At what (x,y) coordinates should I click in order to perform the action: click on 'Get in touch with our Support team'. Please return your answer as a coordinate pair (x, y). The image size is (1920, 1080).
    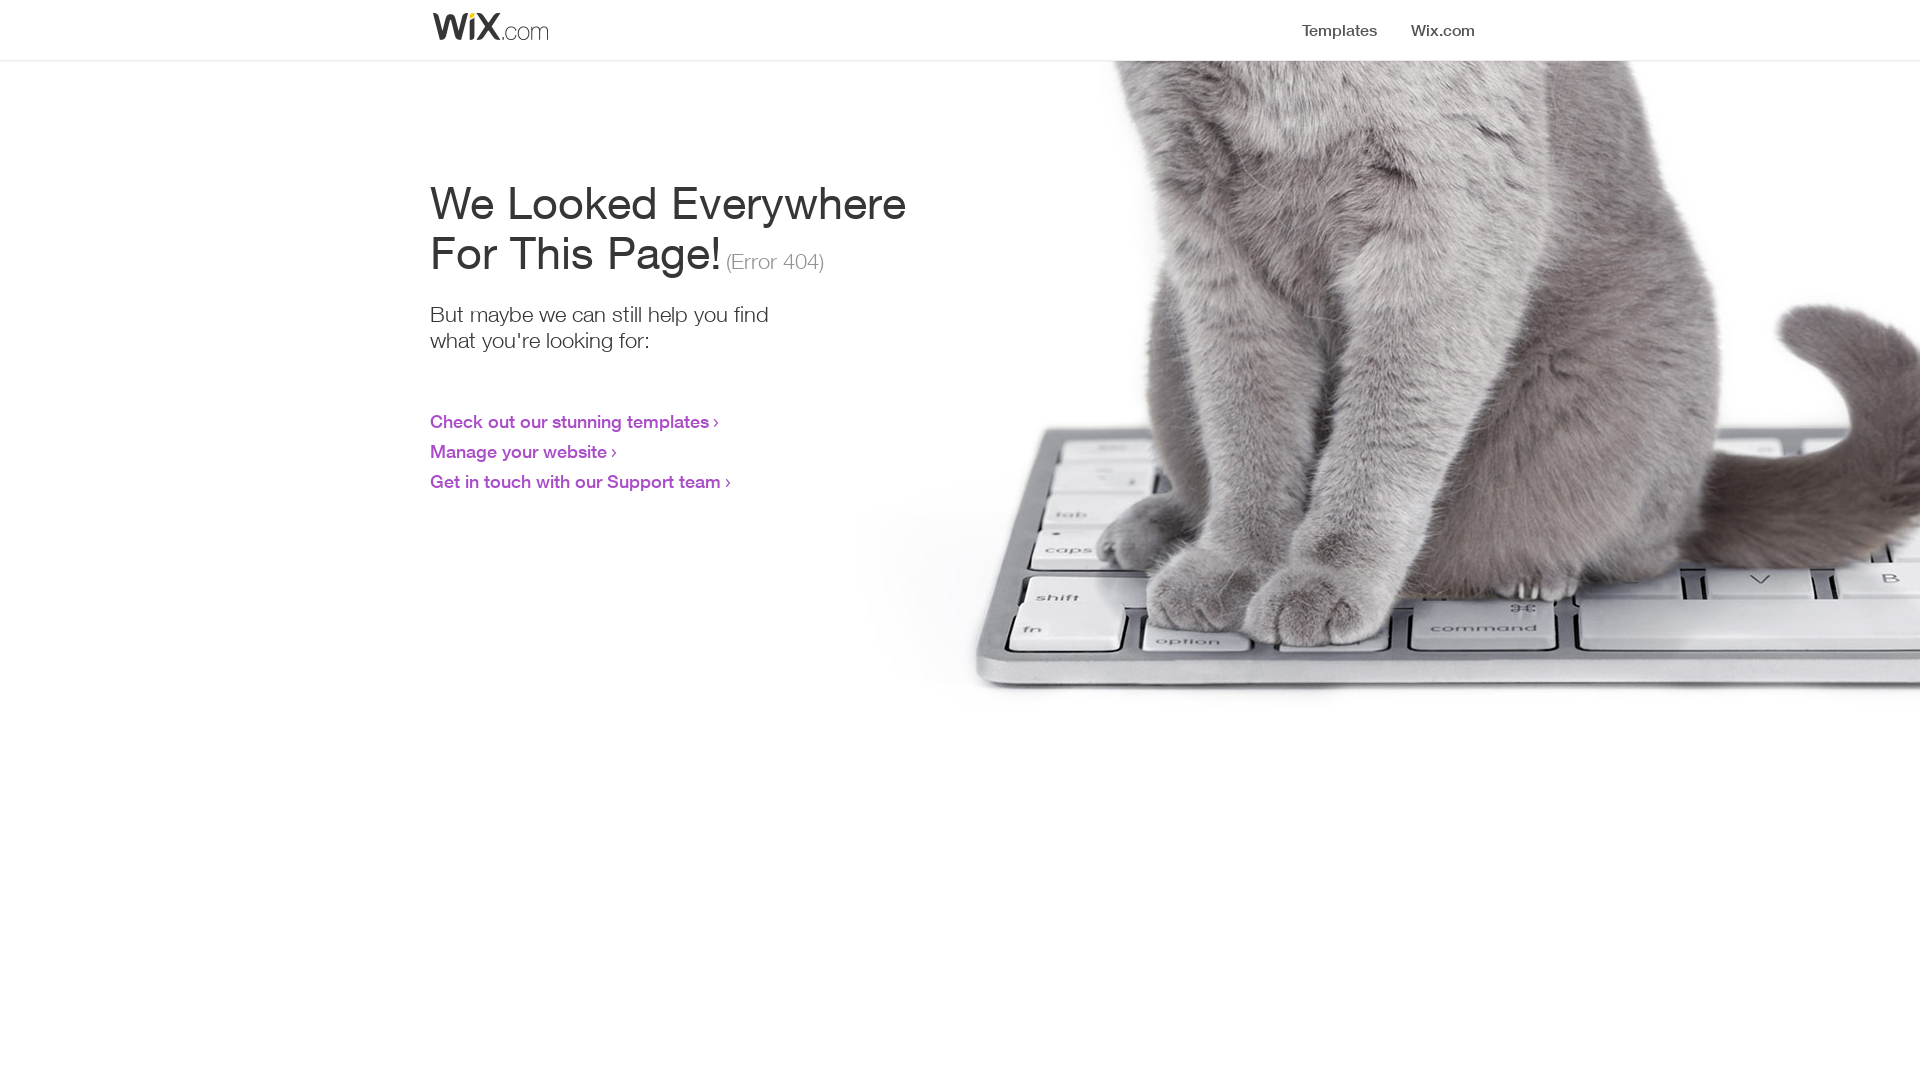
    Looking at the image, I should click on (574, 481).